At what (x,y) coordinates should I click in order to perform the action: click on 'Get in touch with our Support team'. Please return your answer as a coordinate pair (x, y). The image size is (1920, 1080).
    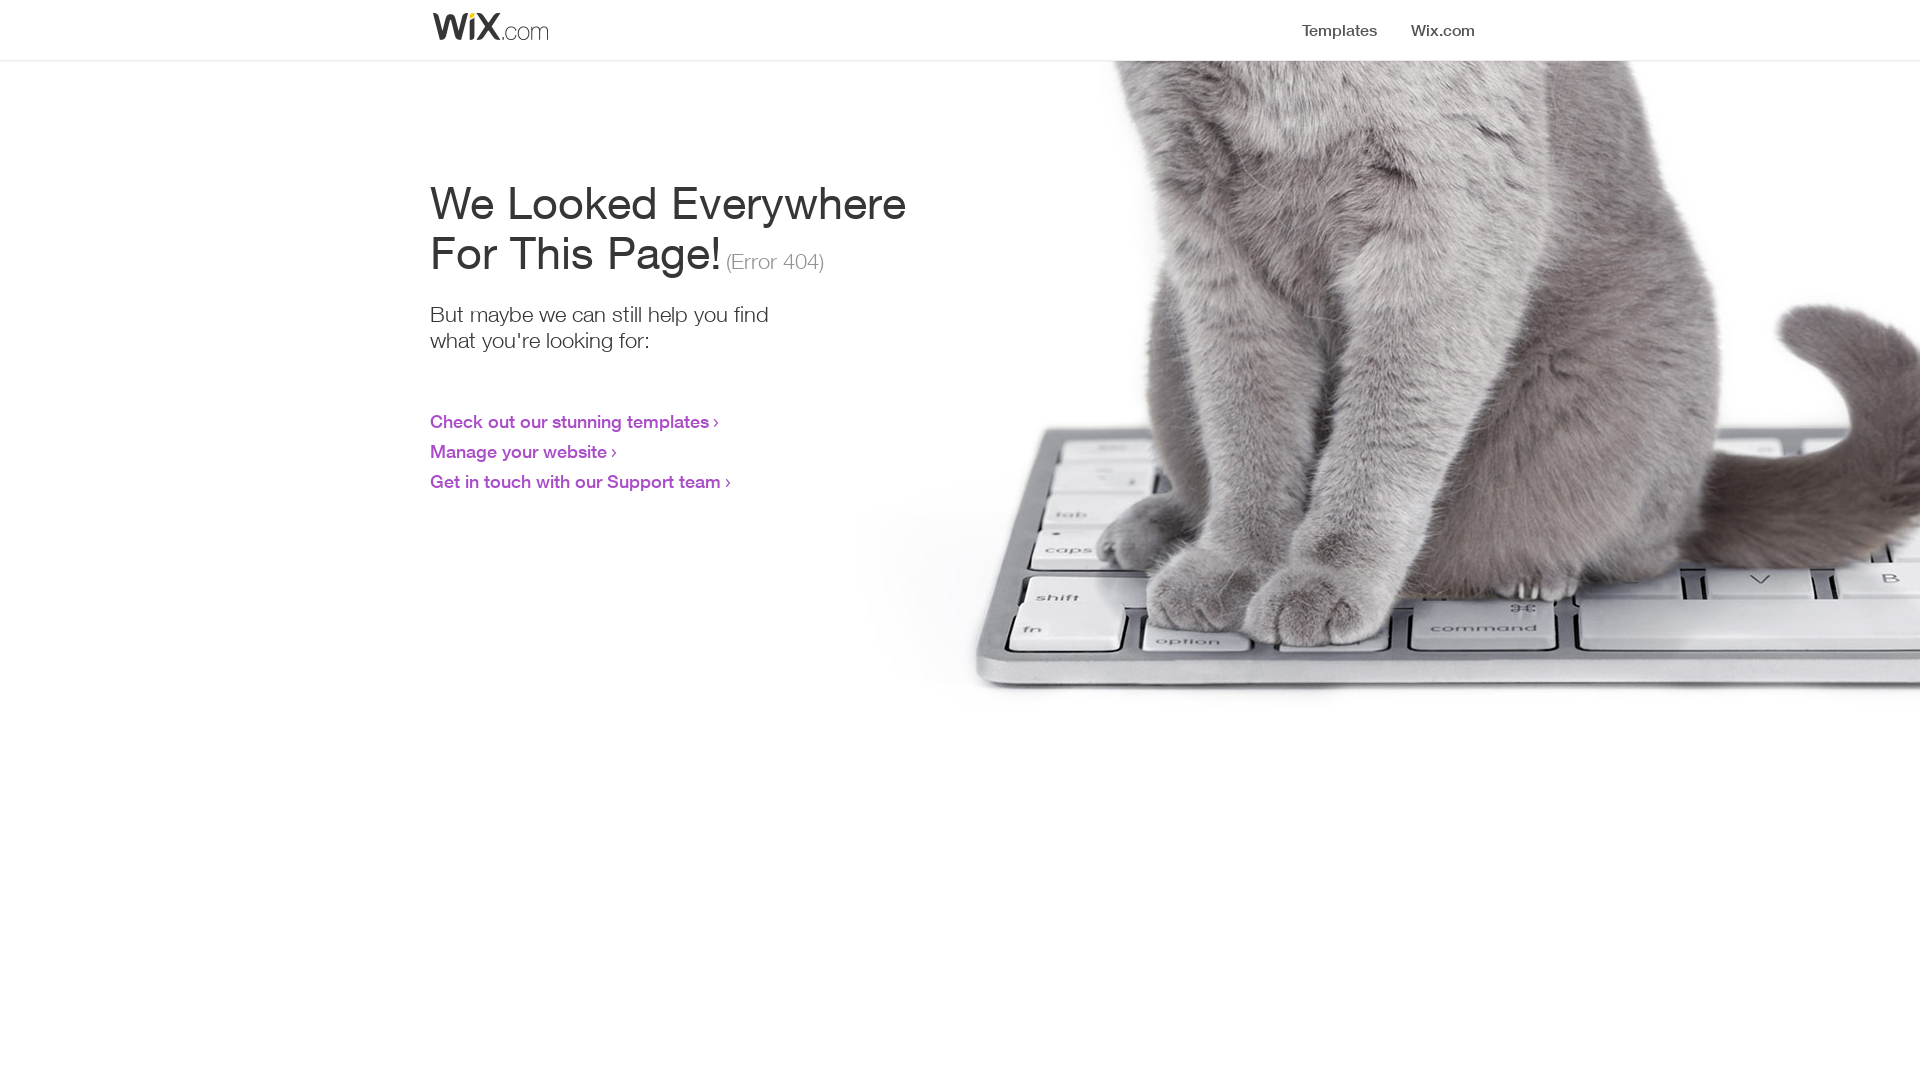
    Looking at the image, I should click on (574, 481).